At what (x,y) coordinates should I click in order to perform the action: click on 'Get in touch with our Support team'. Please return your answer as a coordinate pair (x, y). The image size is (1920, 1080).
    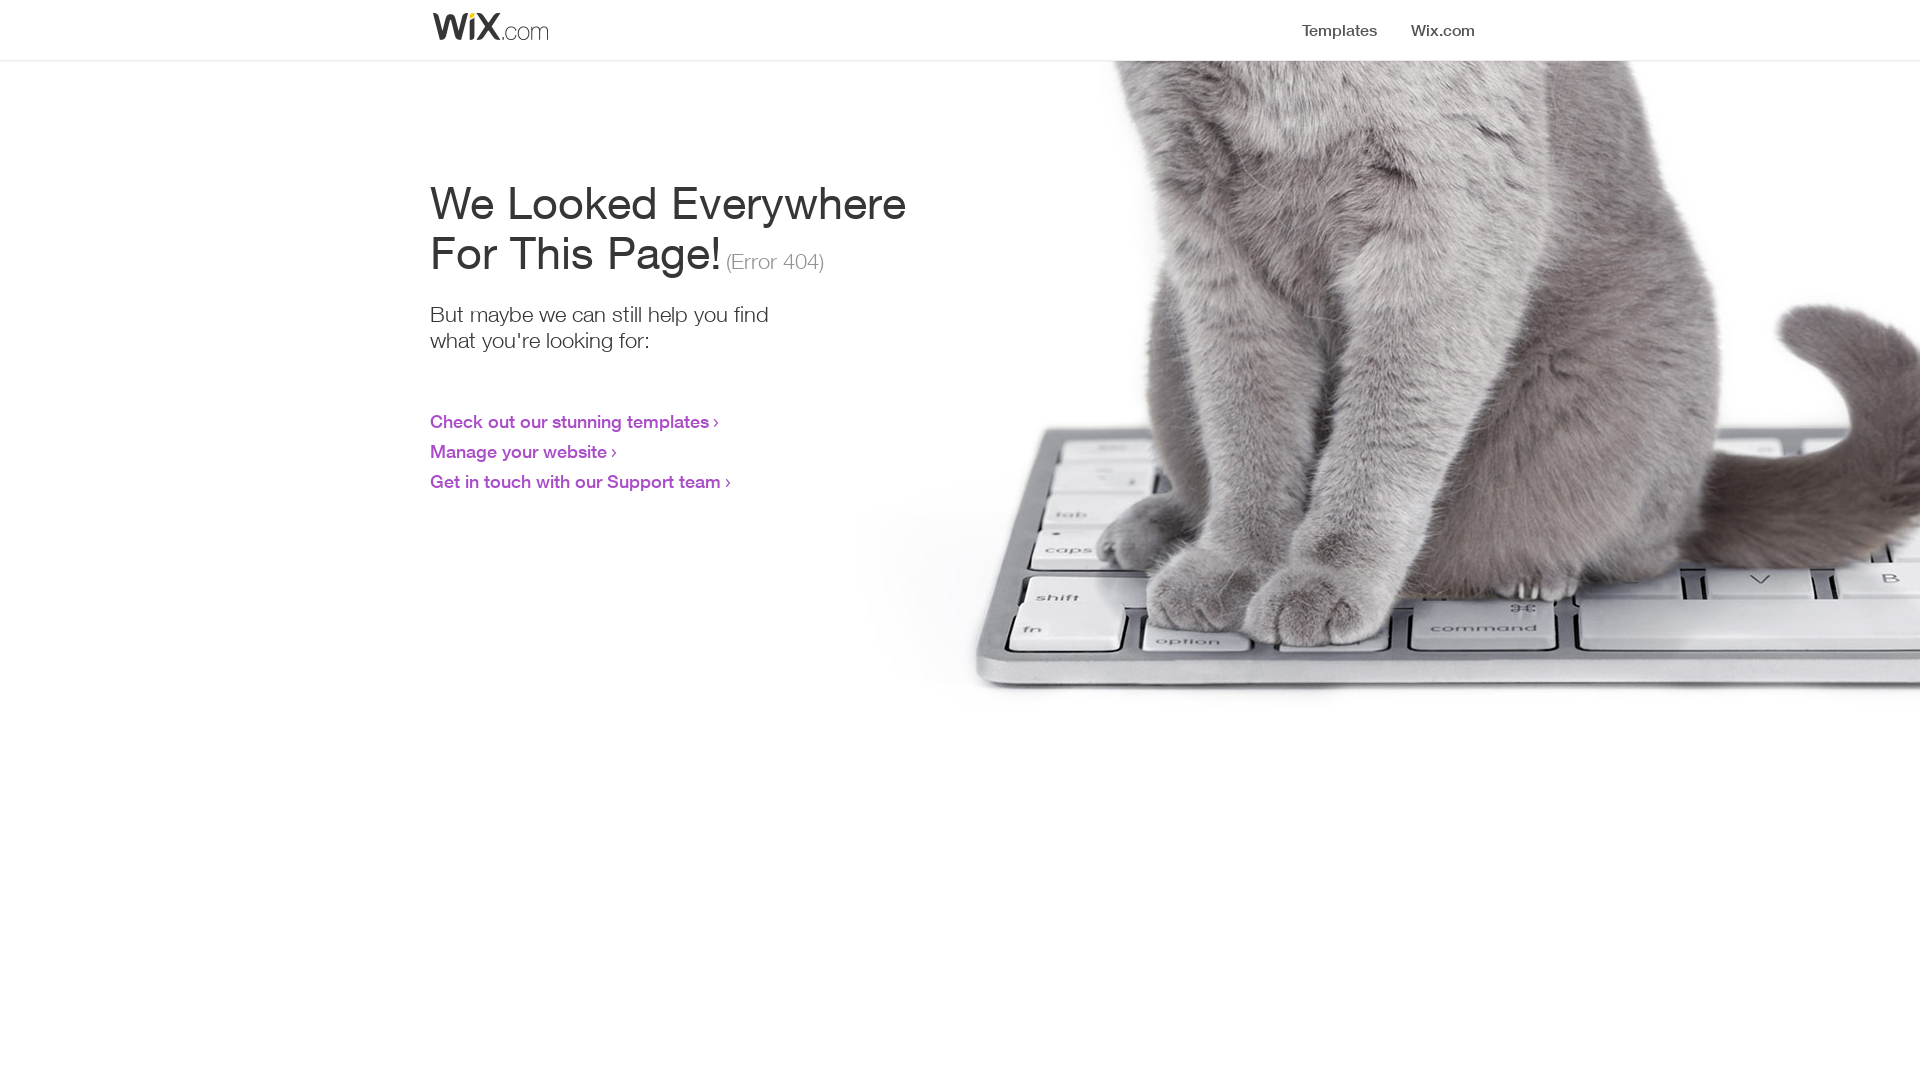
    Looking at the image, I should click on (574, 481).